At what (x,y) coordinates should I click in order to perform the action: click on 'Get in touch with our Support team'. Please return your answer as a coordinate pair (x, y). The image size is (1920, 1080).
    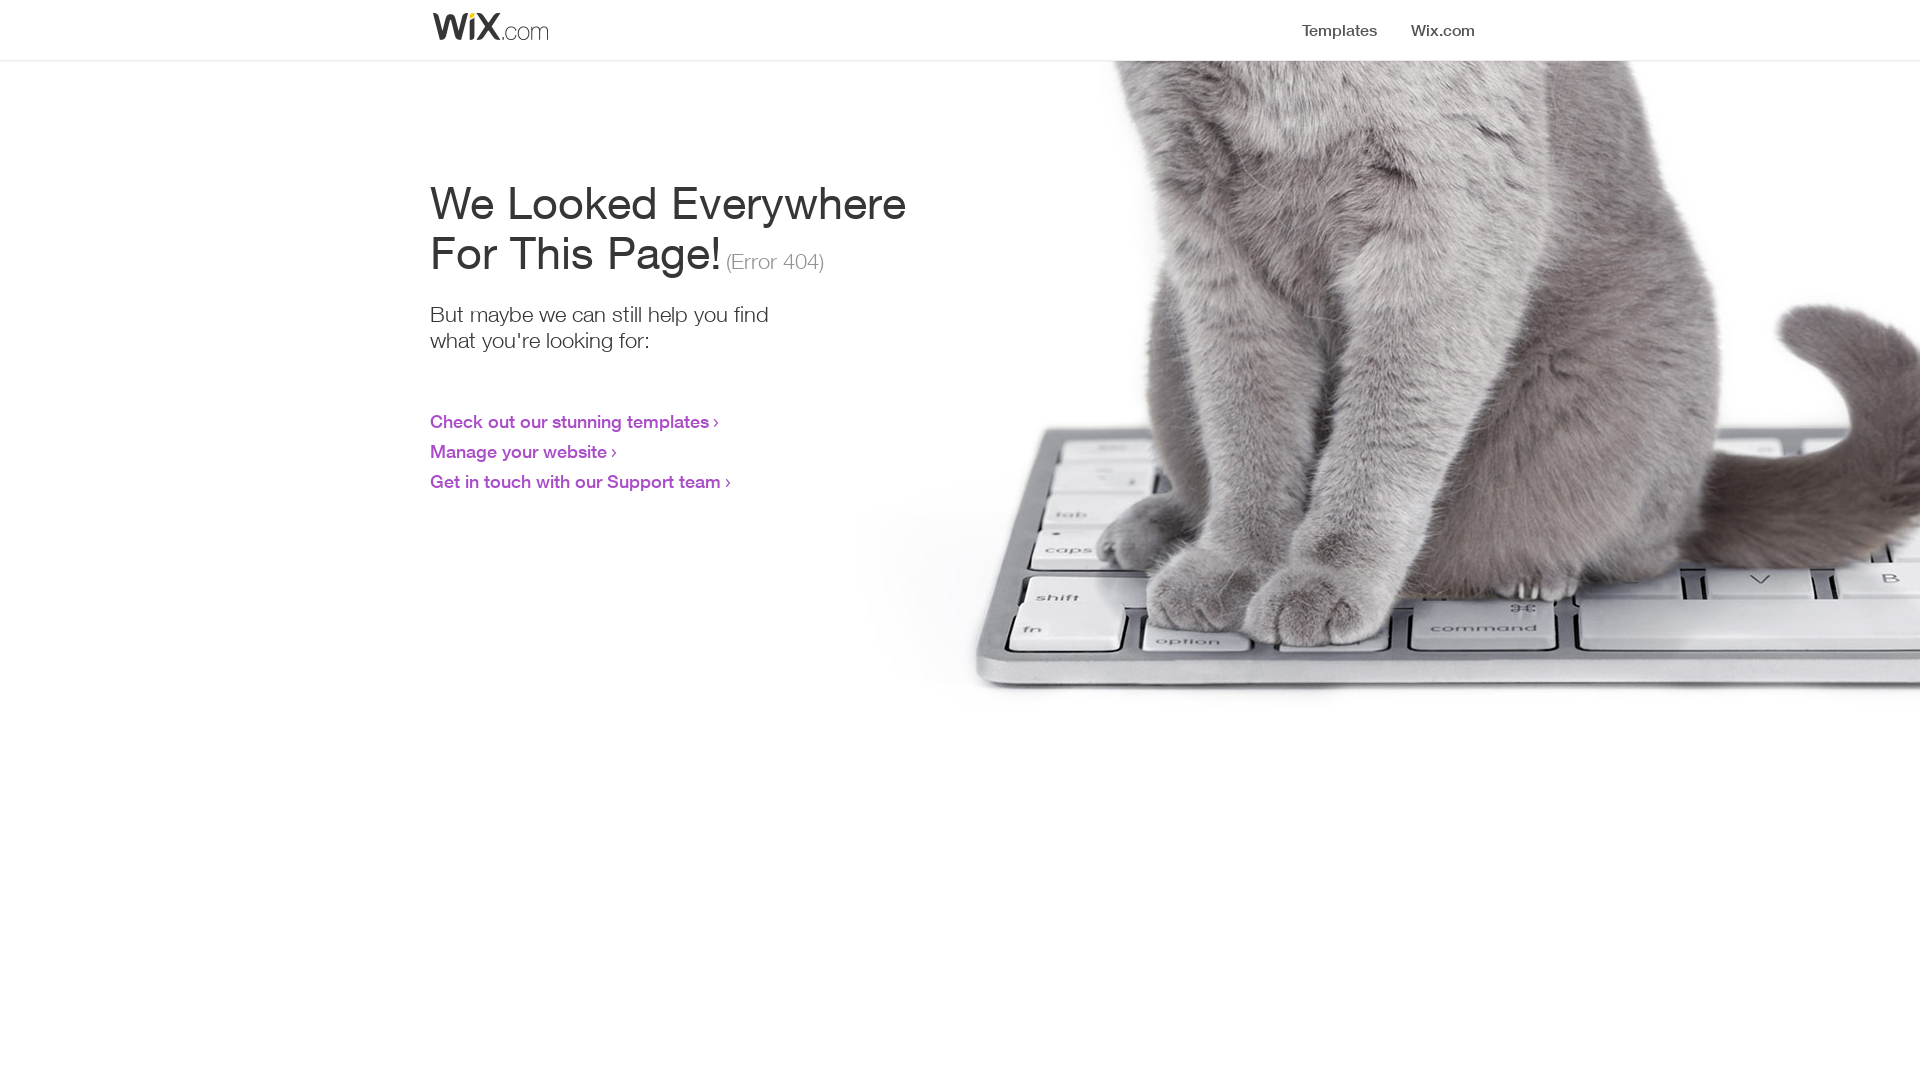
    Looking at the image, I should click on (574, 481).